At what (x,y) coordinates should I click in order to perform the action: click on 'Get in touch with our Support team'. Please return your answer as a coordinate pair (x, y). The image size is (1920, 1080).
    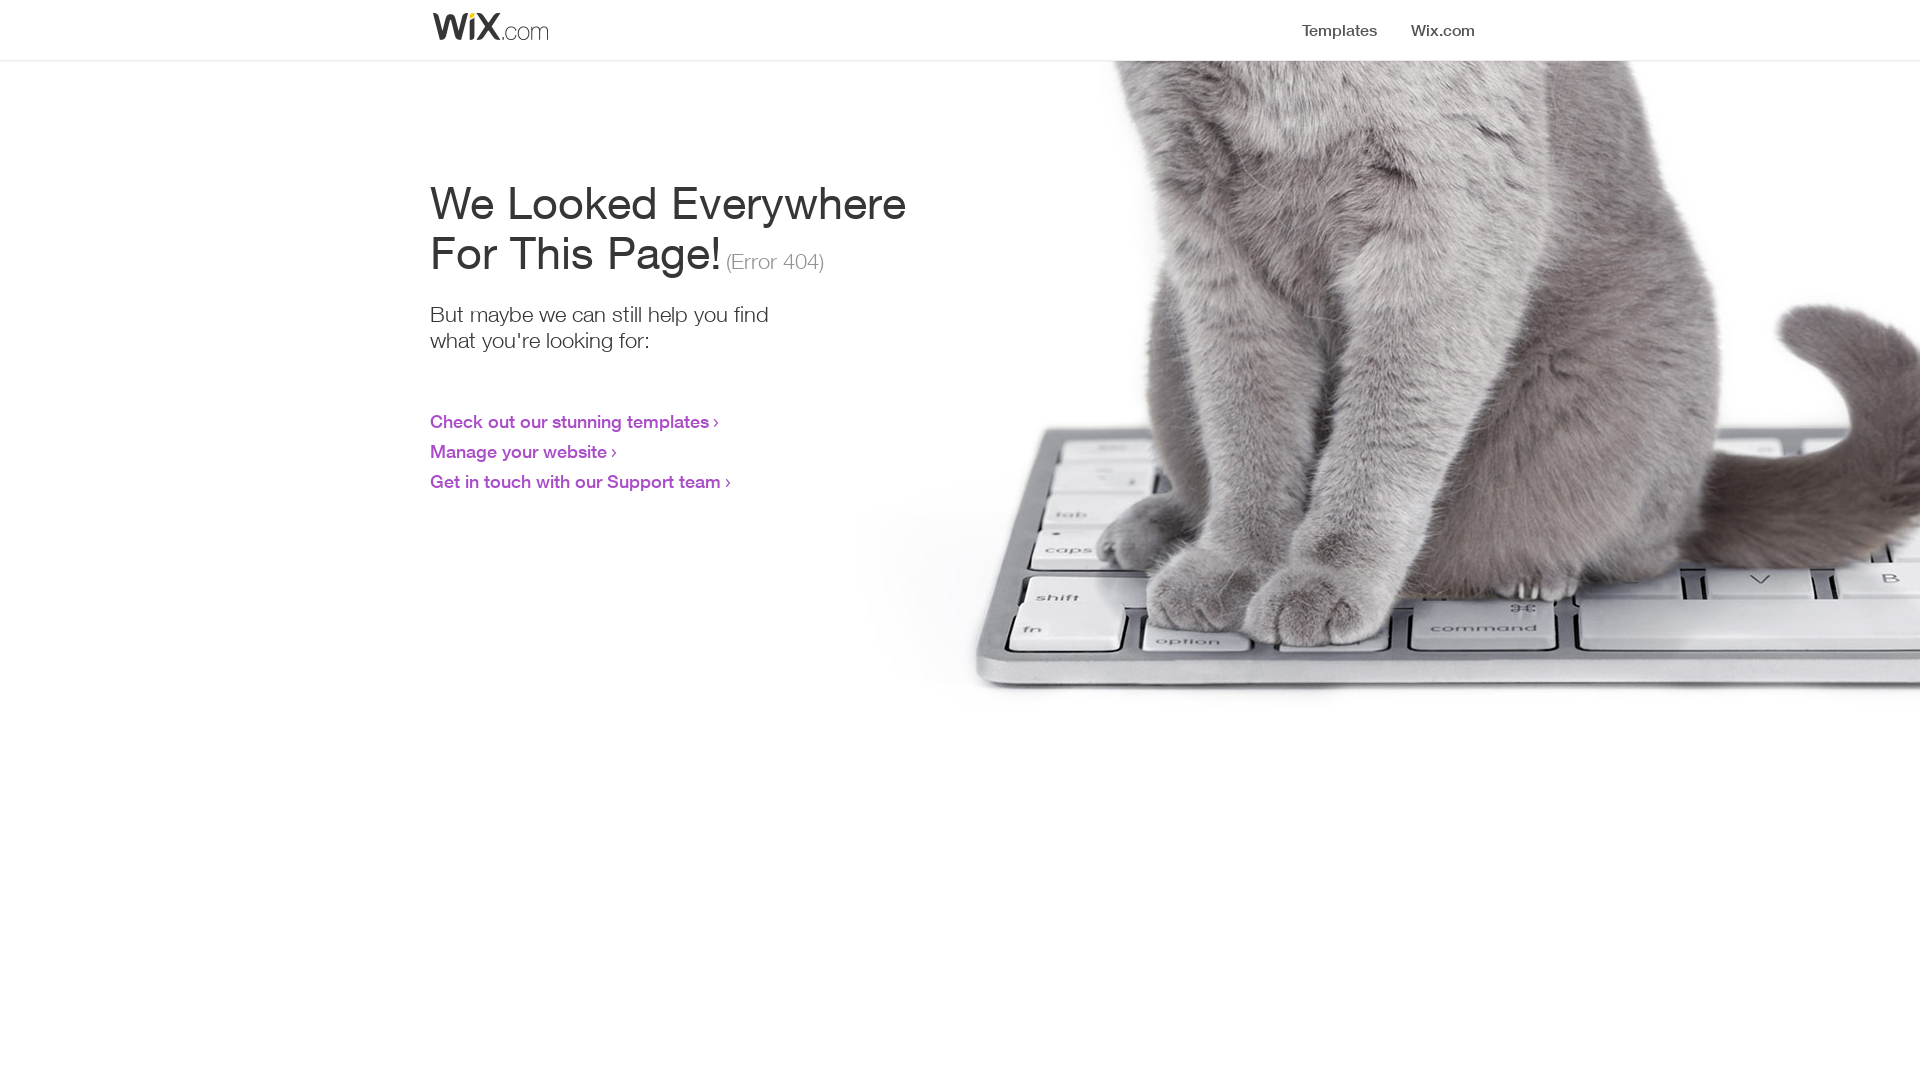
    Looking at the image, I should click on (574, 481).